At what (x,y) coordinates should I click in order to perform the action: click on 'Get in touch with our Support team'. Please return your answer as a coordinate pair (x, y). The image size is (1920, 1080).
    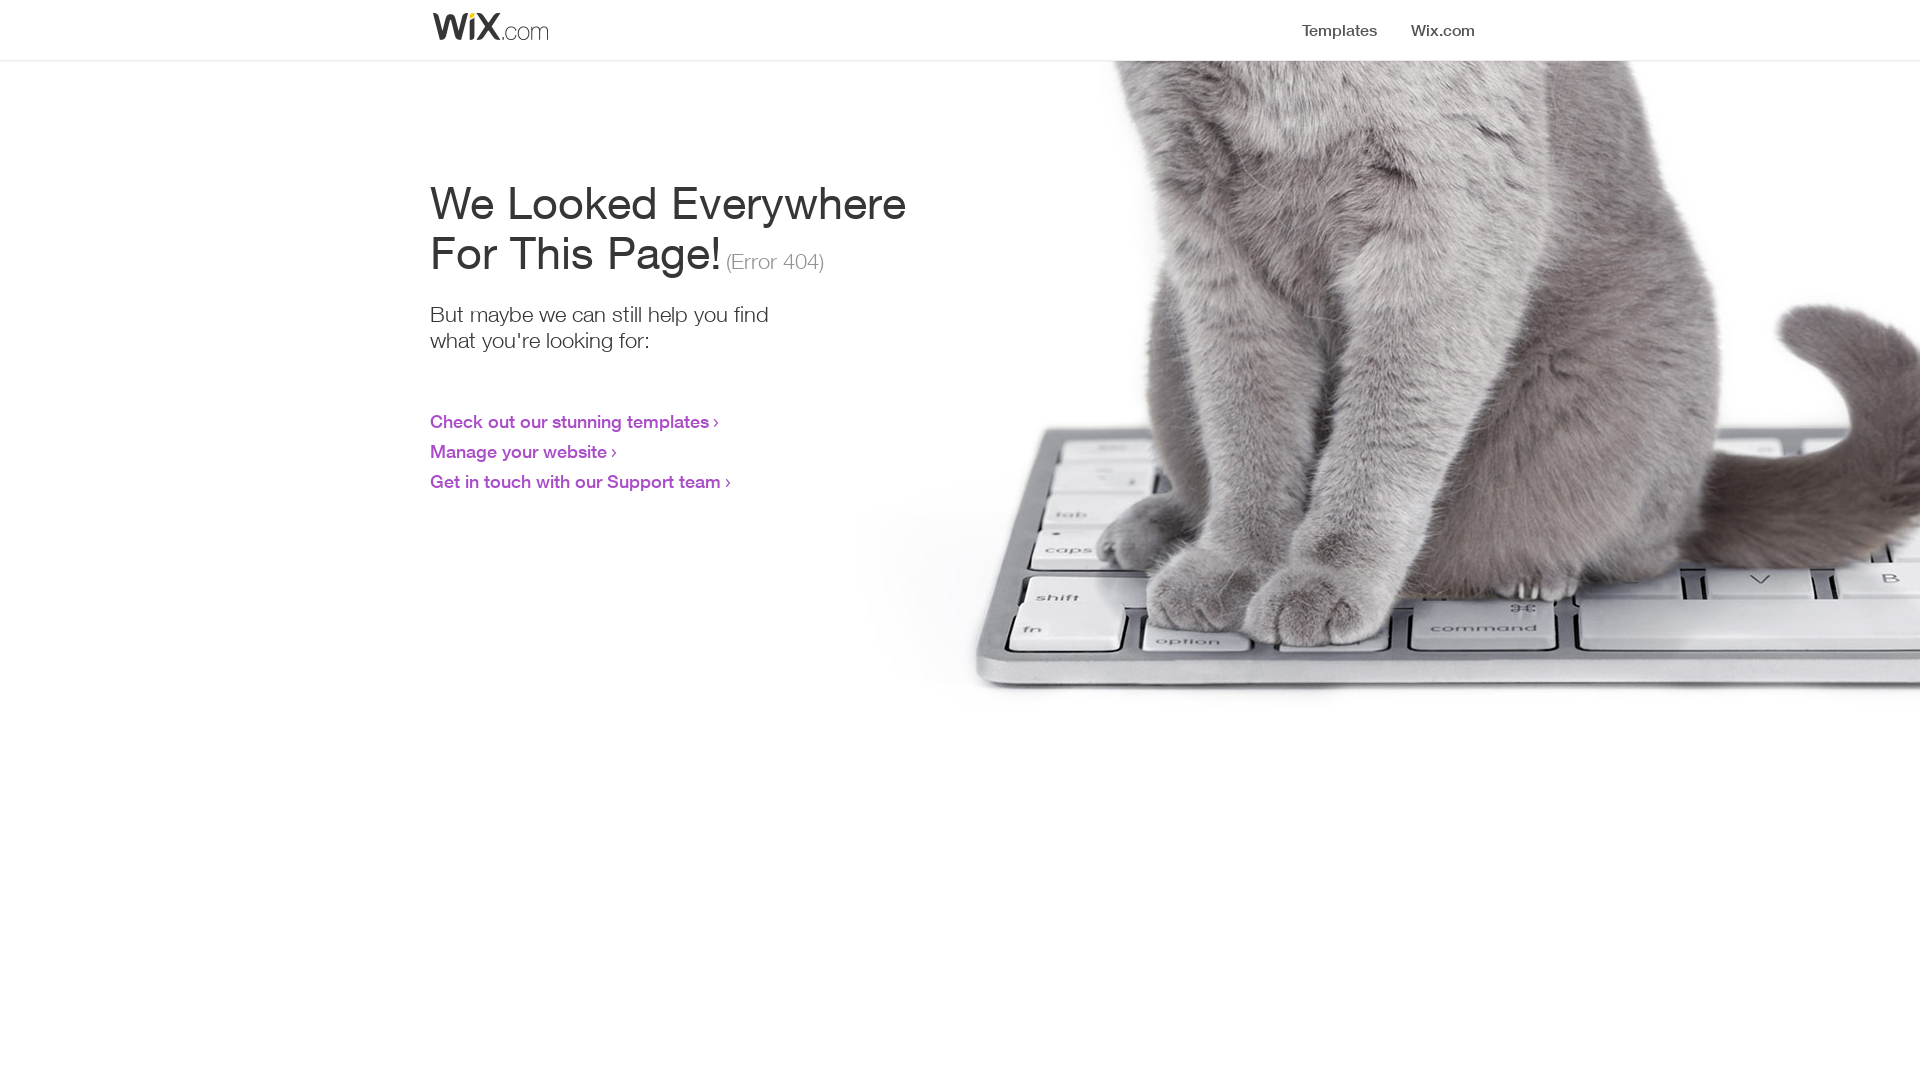
    Looking at the image, I should click on (574, 481).